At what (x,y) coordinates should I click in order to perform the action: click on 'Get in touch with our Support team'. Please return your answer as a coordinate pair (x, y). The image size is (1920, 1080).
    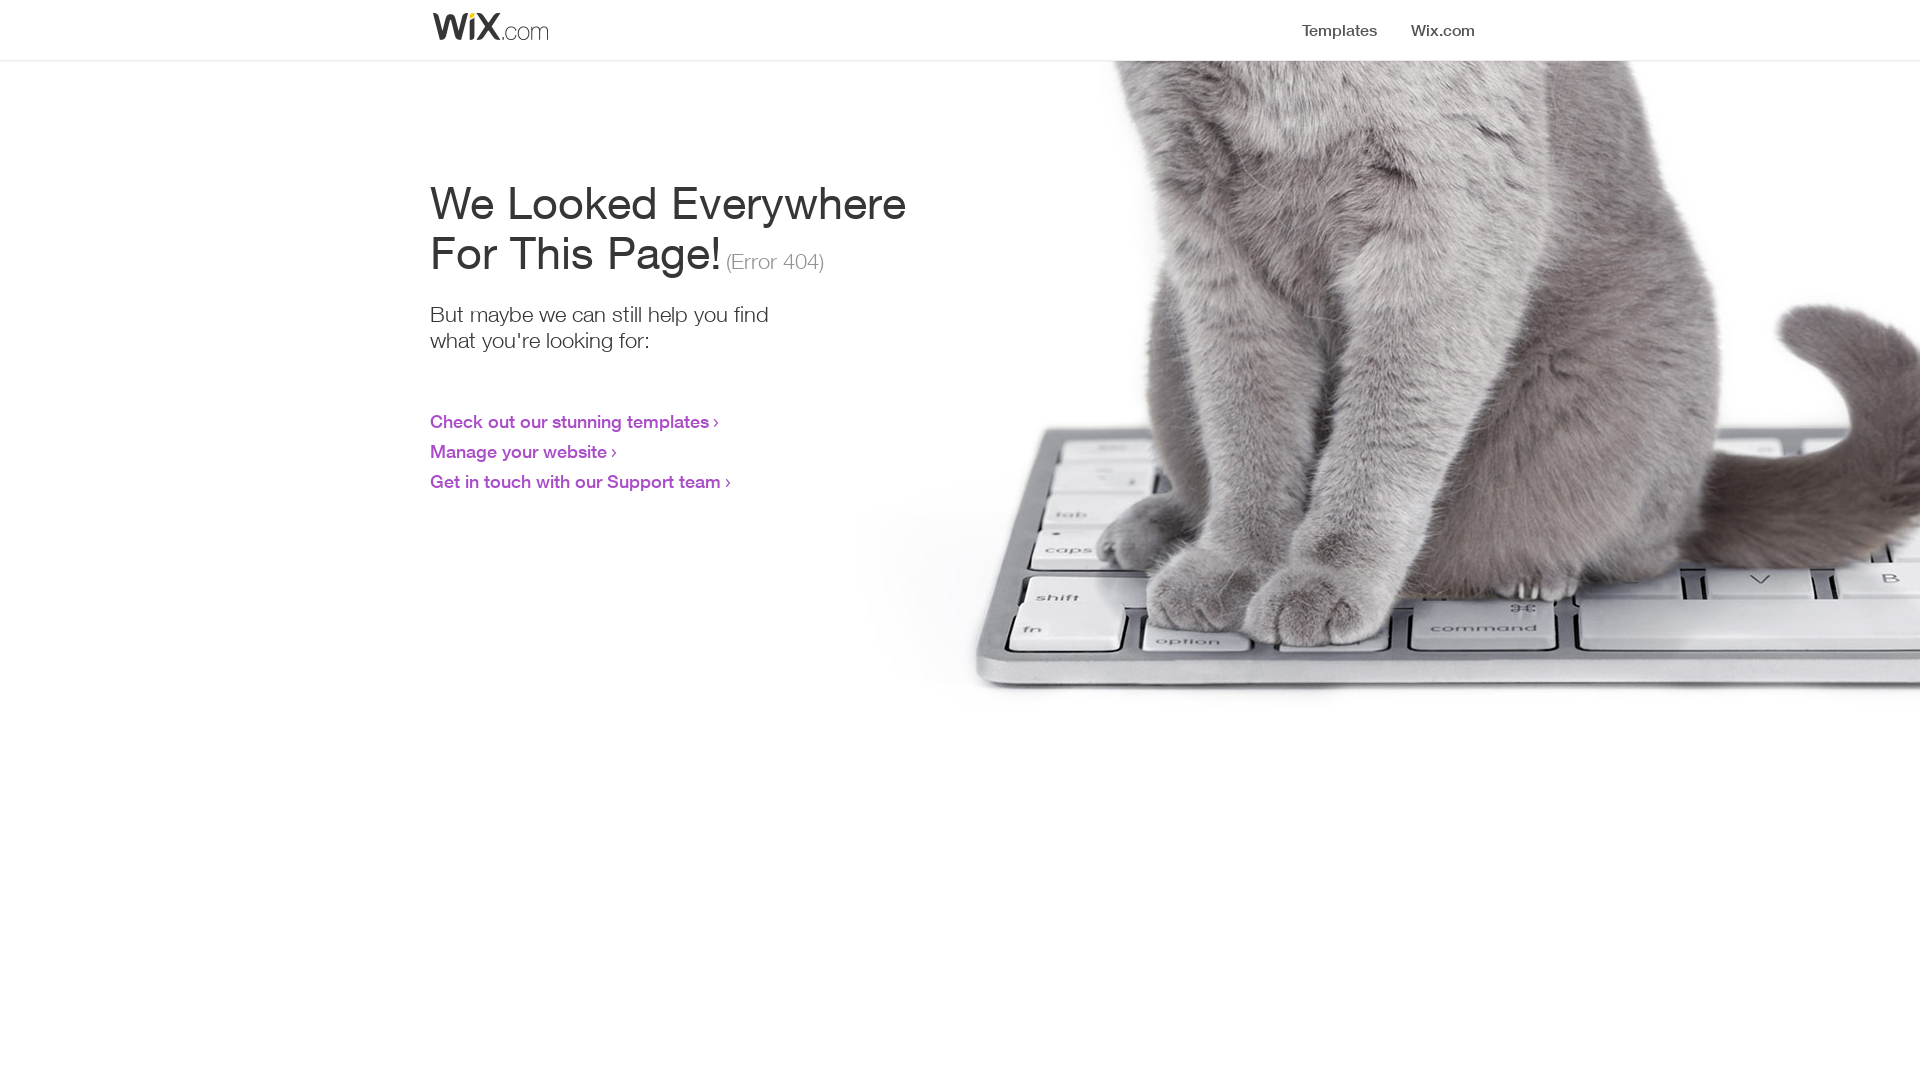
    Looking at the image, I should click on (574, 481).